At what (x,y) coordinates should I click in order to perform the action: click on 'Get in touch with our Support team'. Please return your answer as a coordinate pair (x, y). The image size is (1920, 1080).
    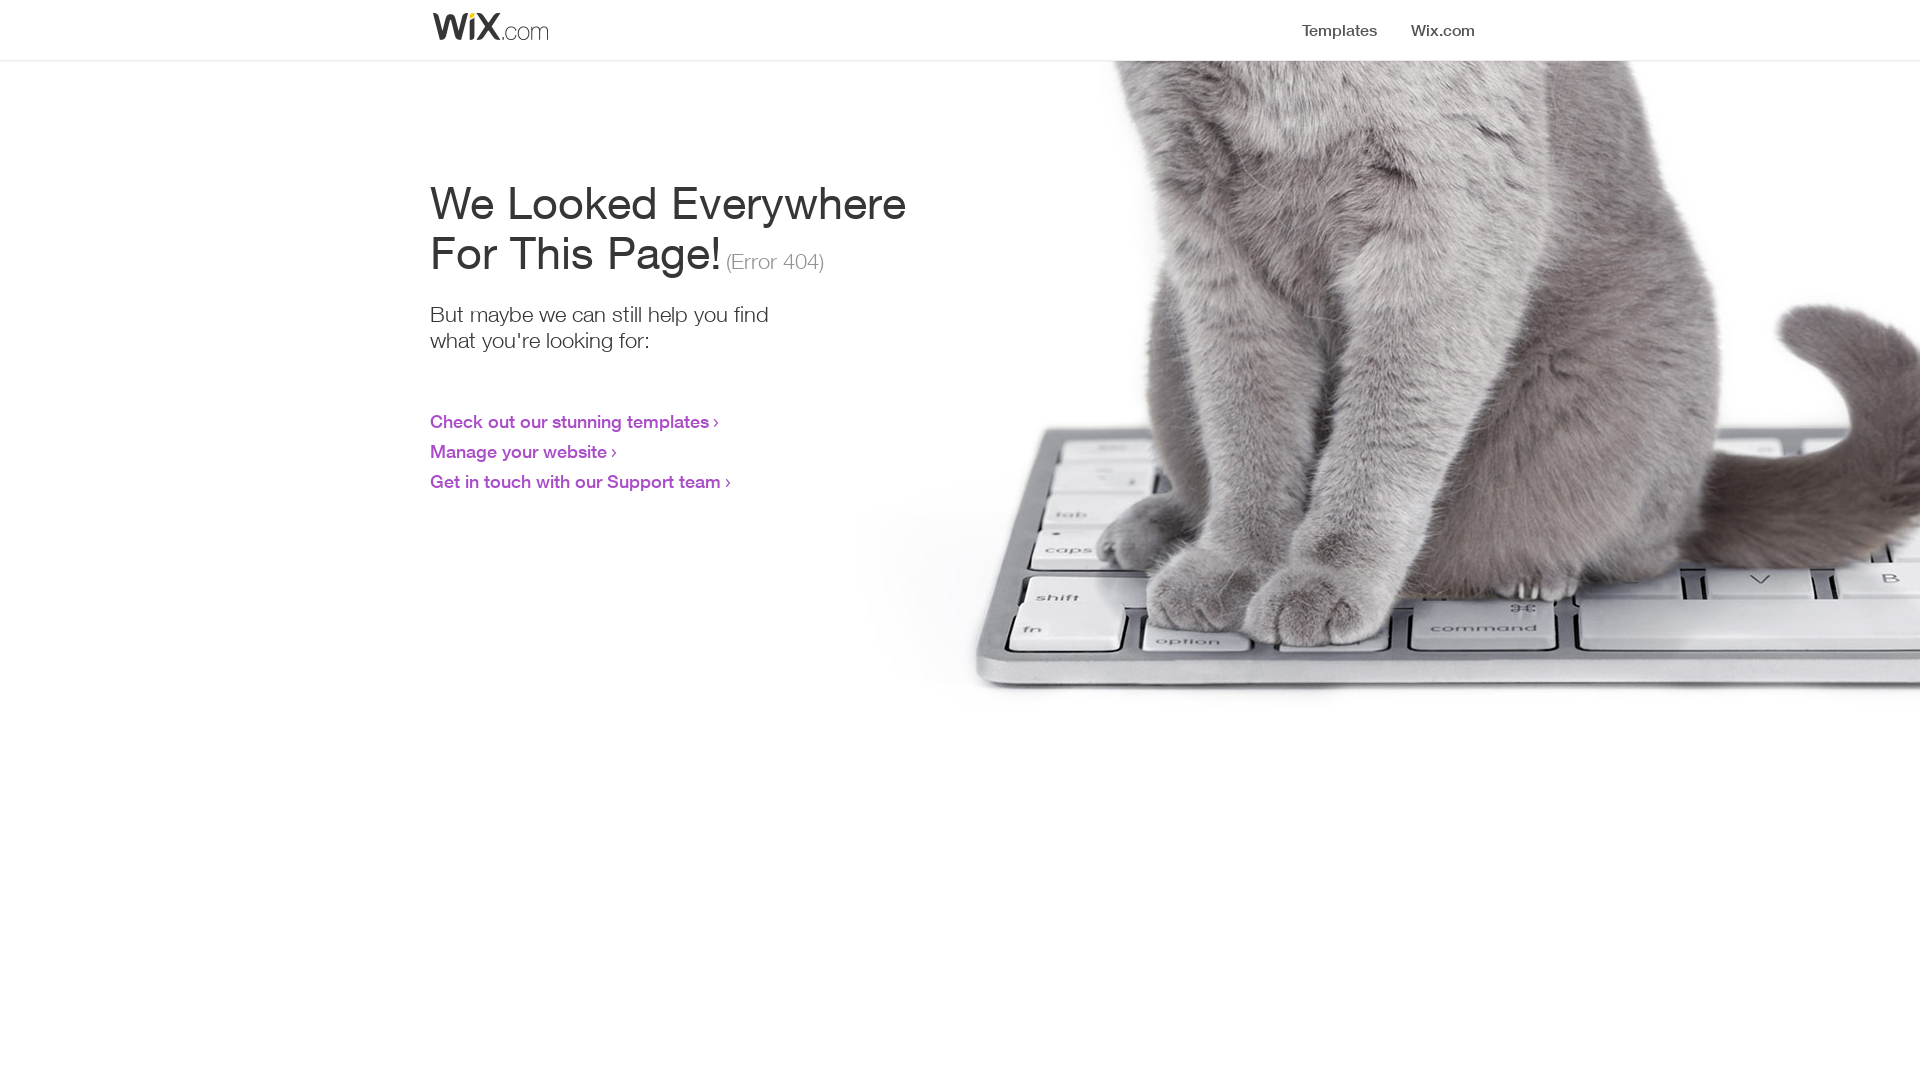
    Looking at the image, I should click on (574, 481).